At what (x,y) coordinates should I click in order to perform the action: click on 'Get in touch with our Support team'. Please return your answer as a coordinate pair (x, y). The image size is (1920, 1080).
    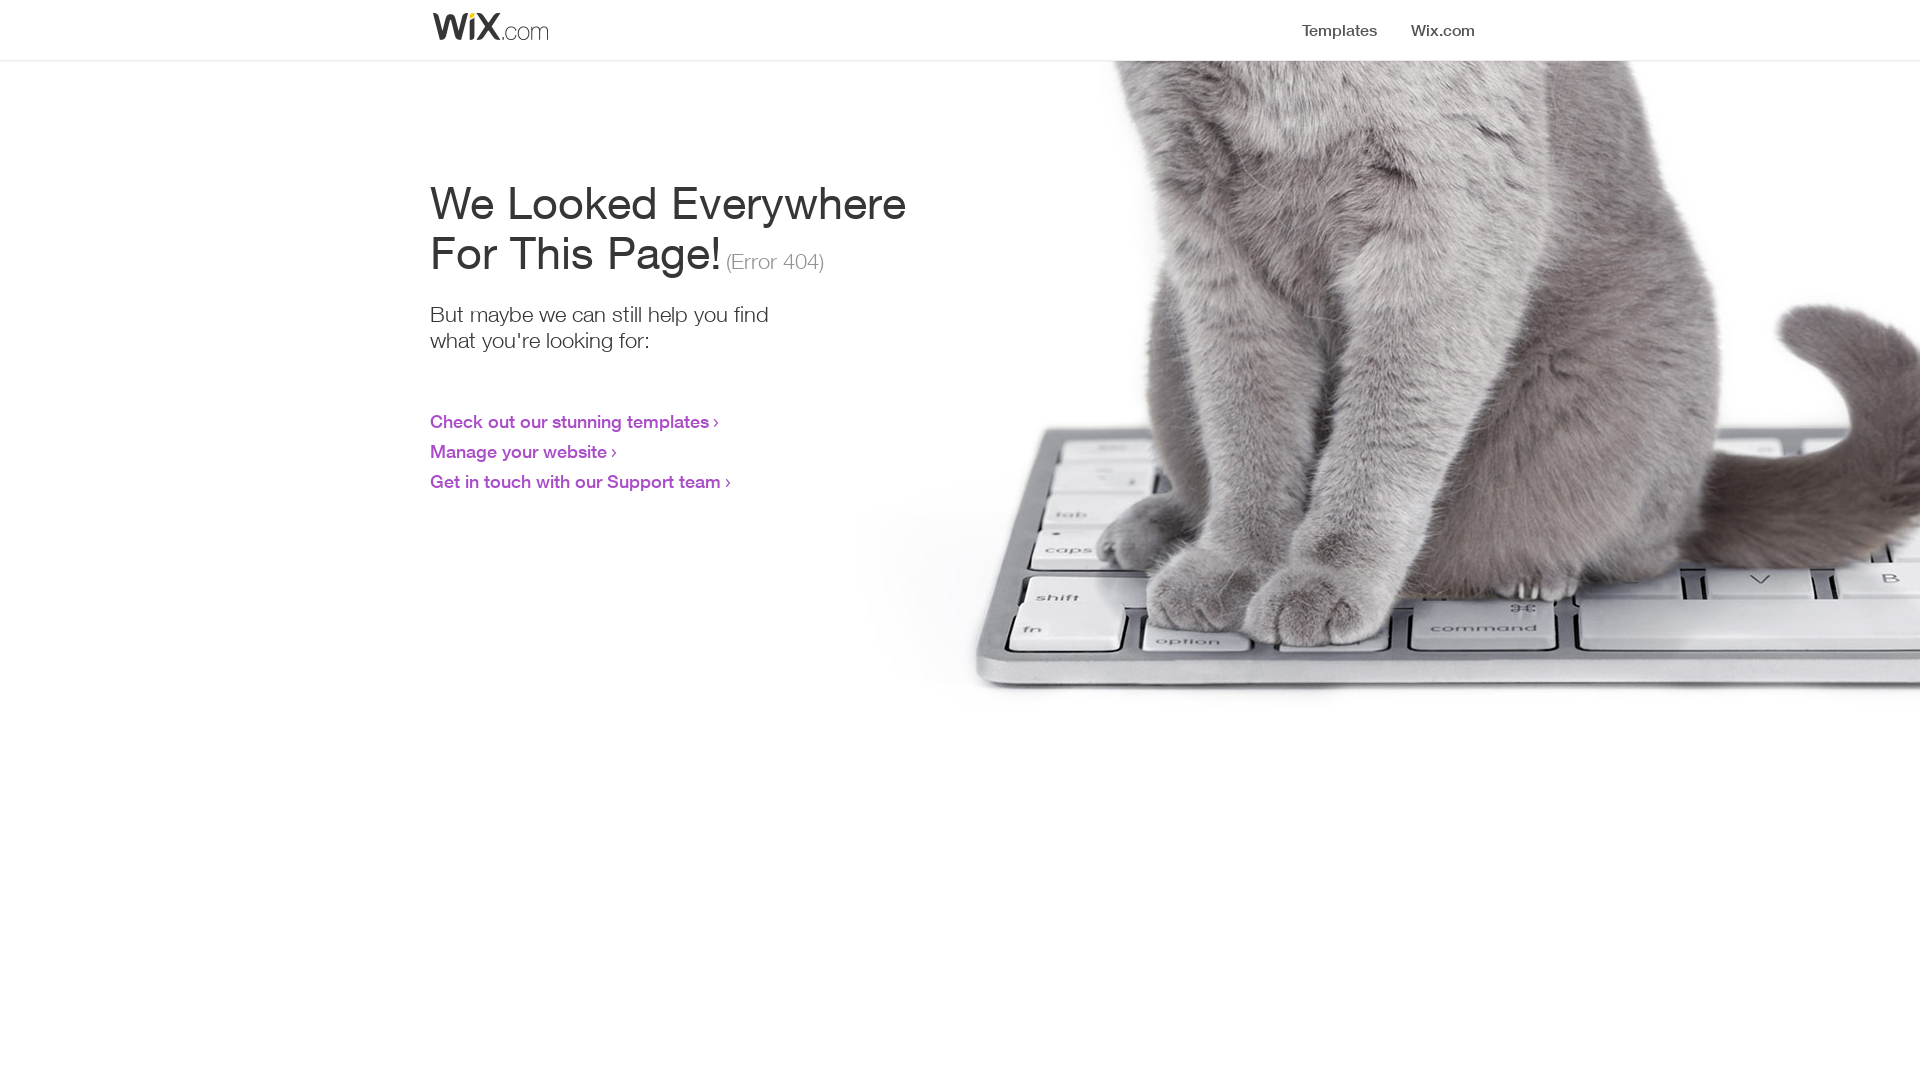
    Looking at the image, I should click on (574, 481).